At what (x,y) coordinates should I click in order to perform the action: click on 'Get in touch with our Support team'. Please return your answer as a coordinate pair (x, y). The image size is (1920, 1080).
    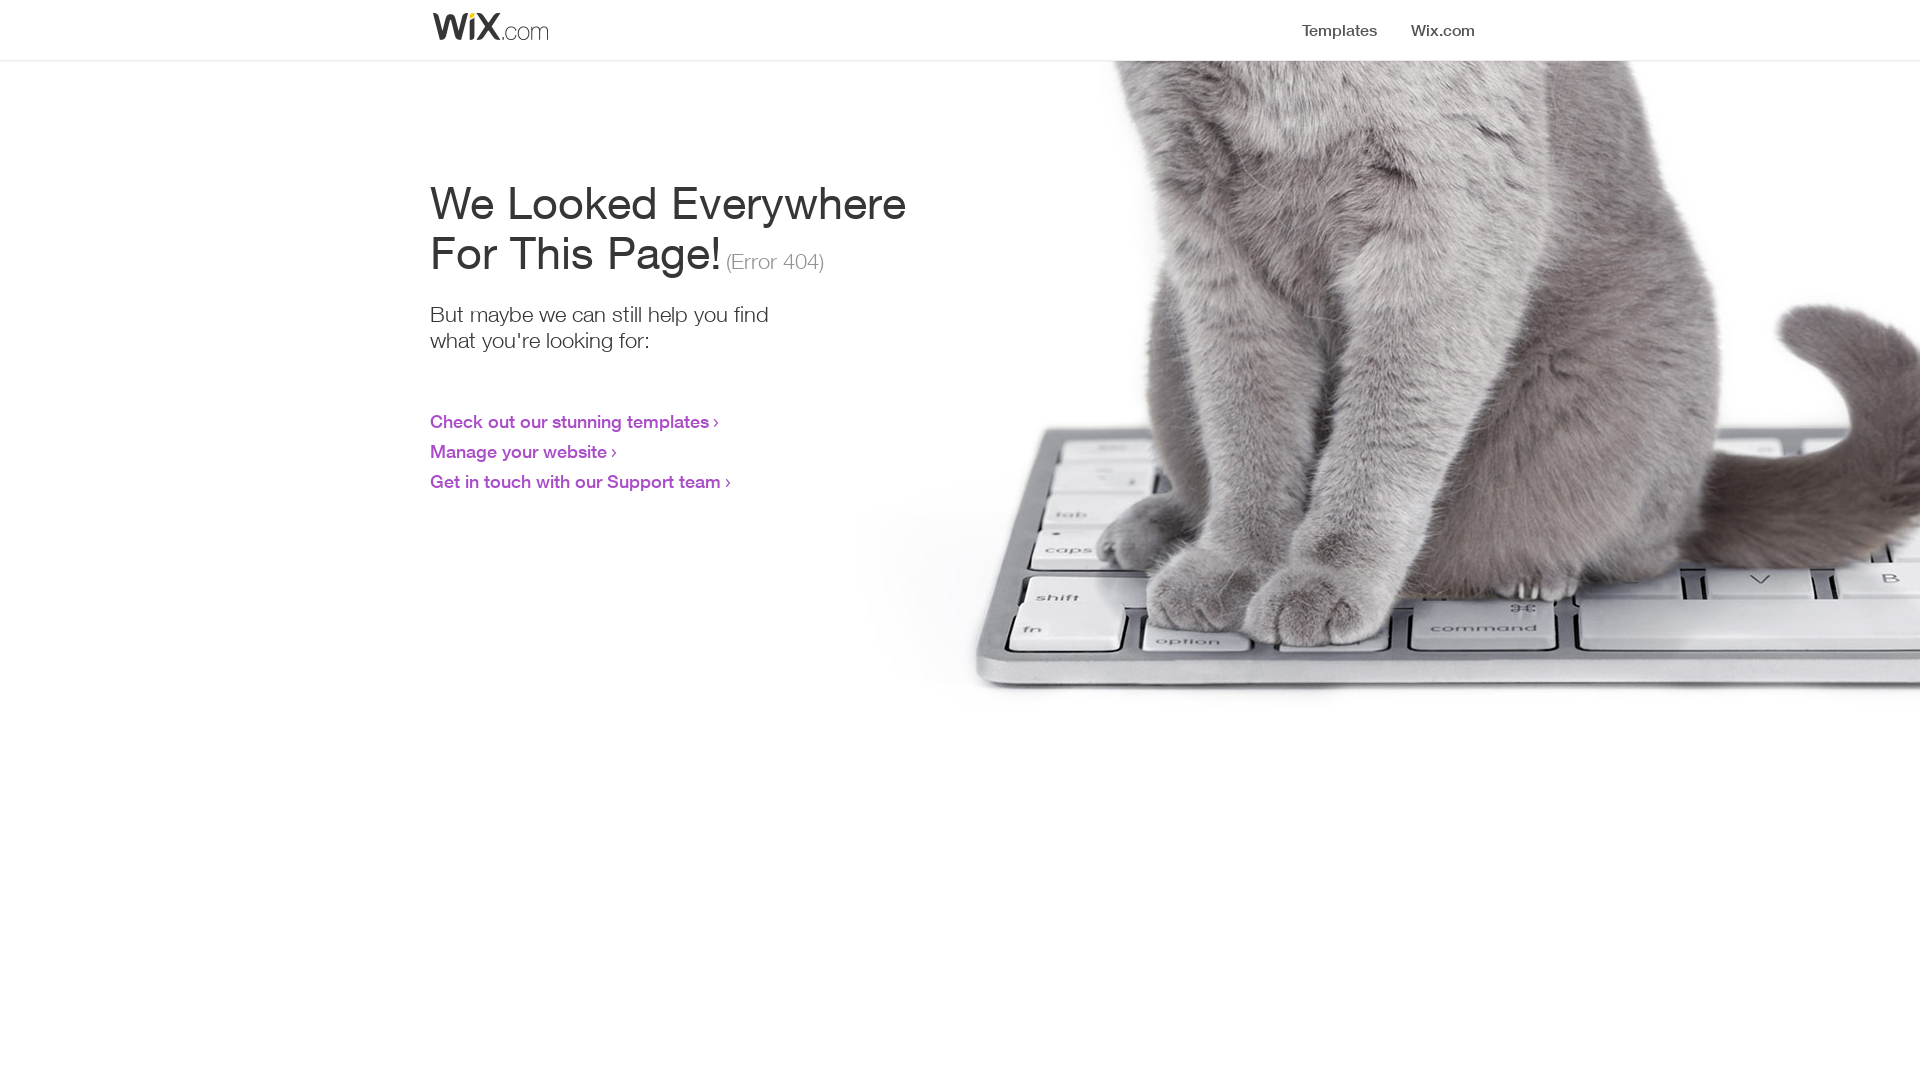
    Looking at the image, I should click on (574, 481).